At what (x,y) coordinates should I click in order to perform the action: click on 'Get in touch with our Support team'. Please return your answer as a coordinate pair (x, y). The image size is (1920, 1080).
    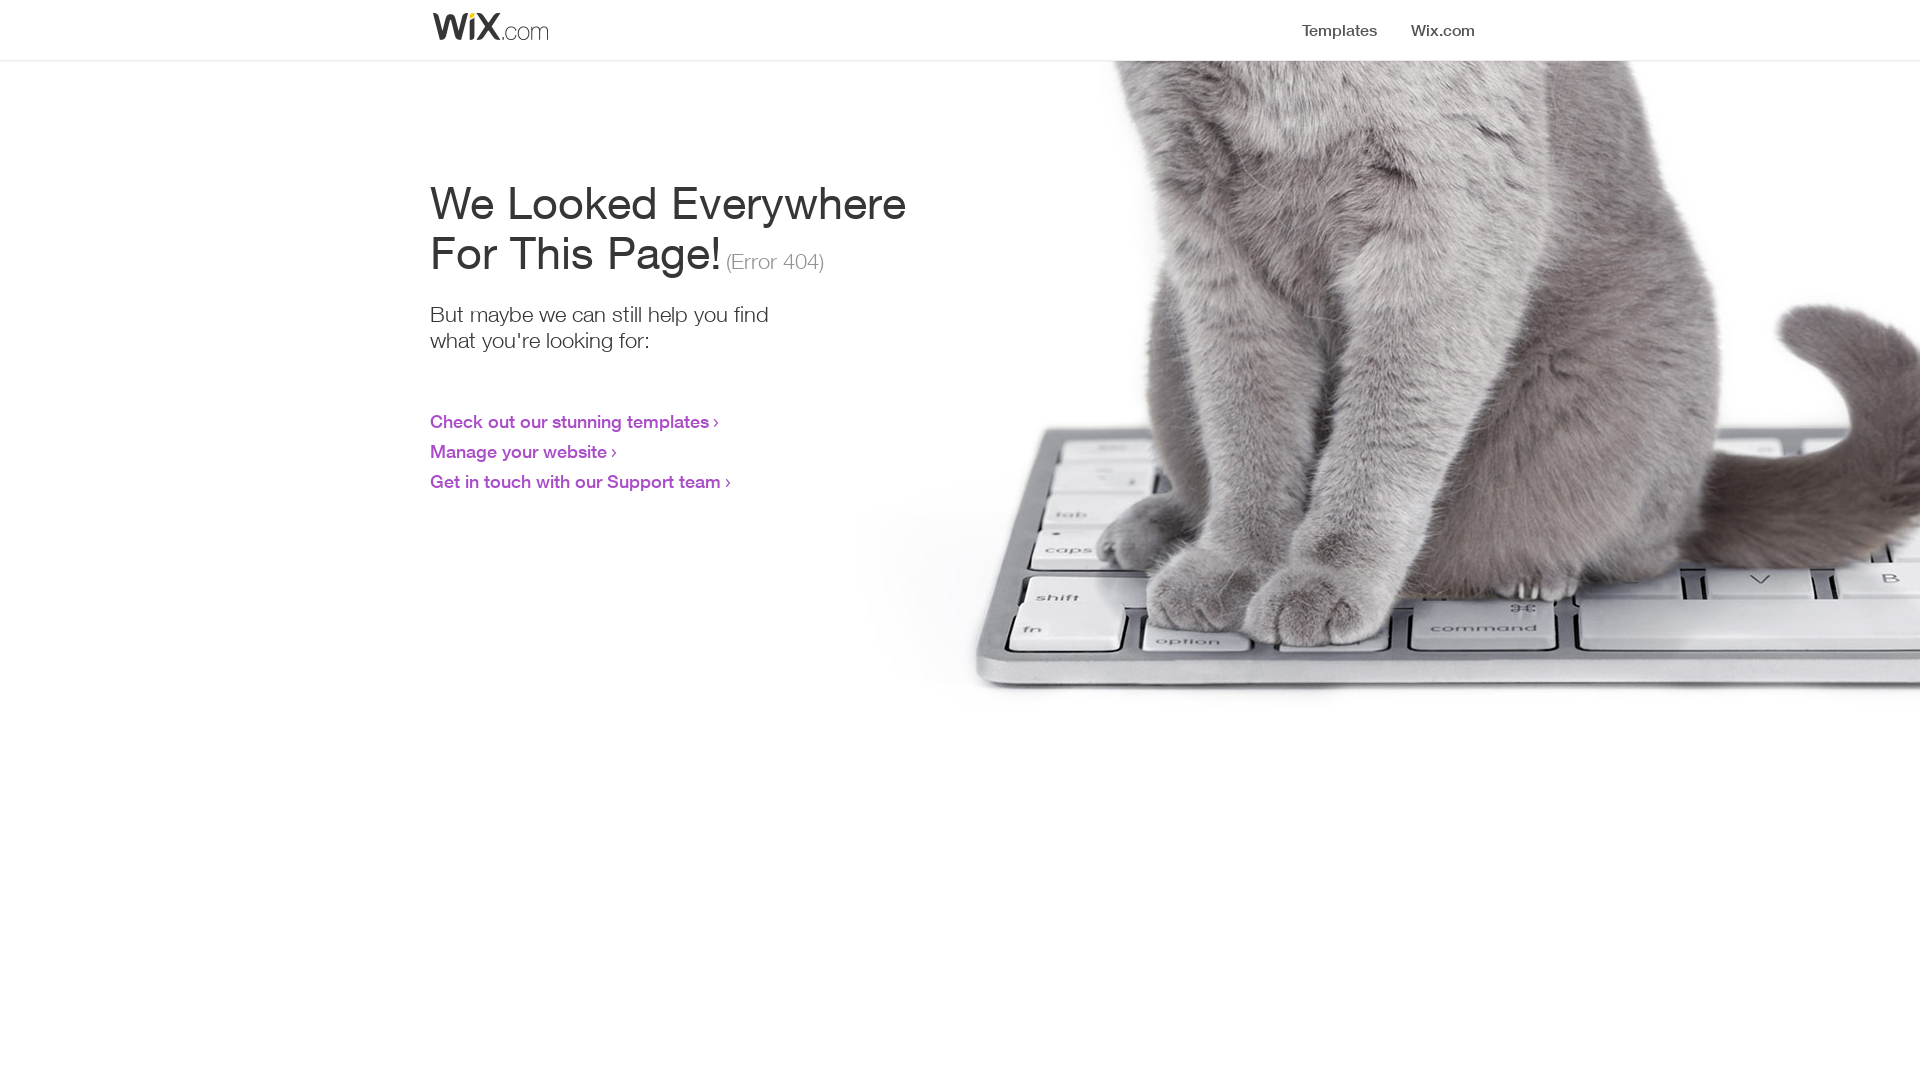
    Looking at the image, I should click on (574, 481).